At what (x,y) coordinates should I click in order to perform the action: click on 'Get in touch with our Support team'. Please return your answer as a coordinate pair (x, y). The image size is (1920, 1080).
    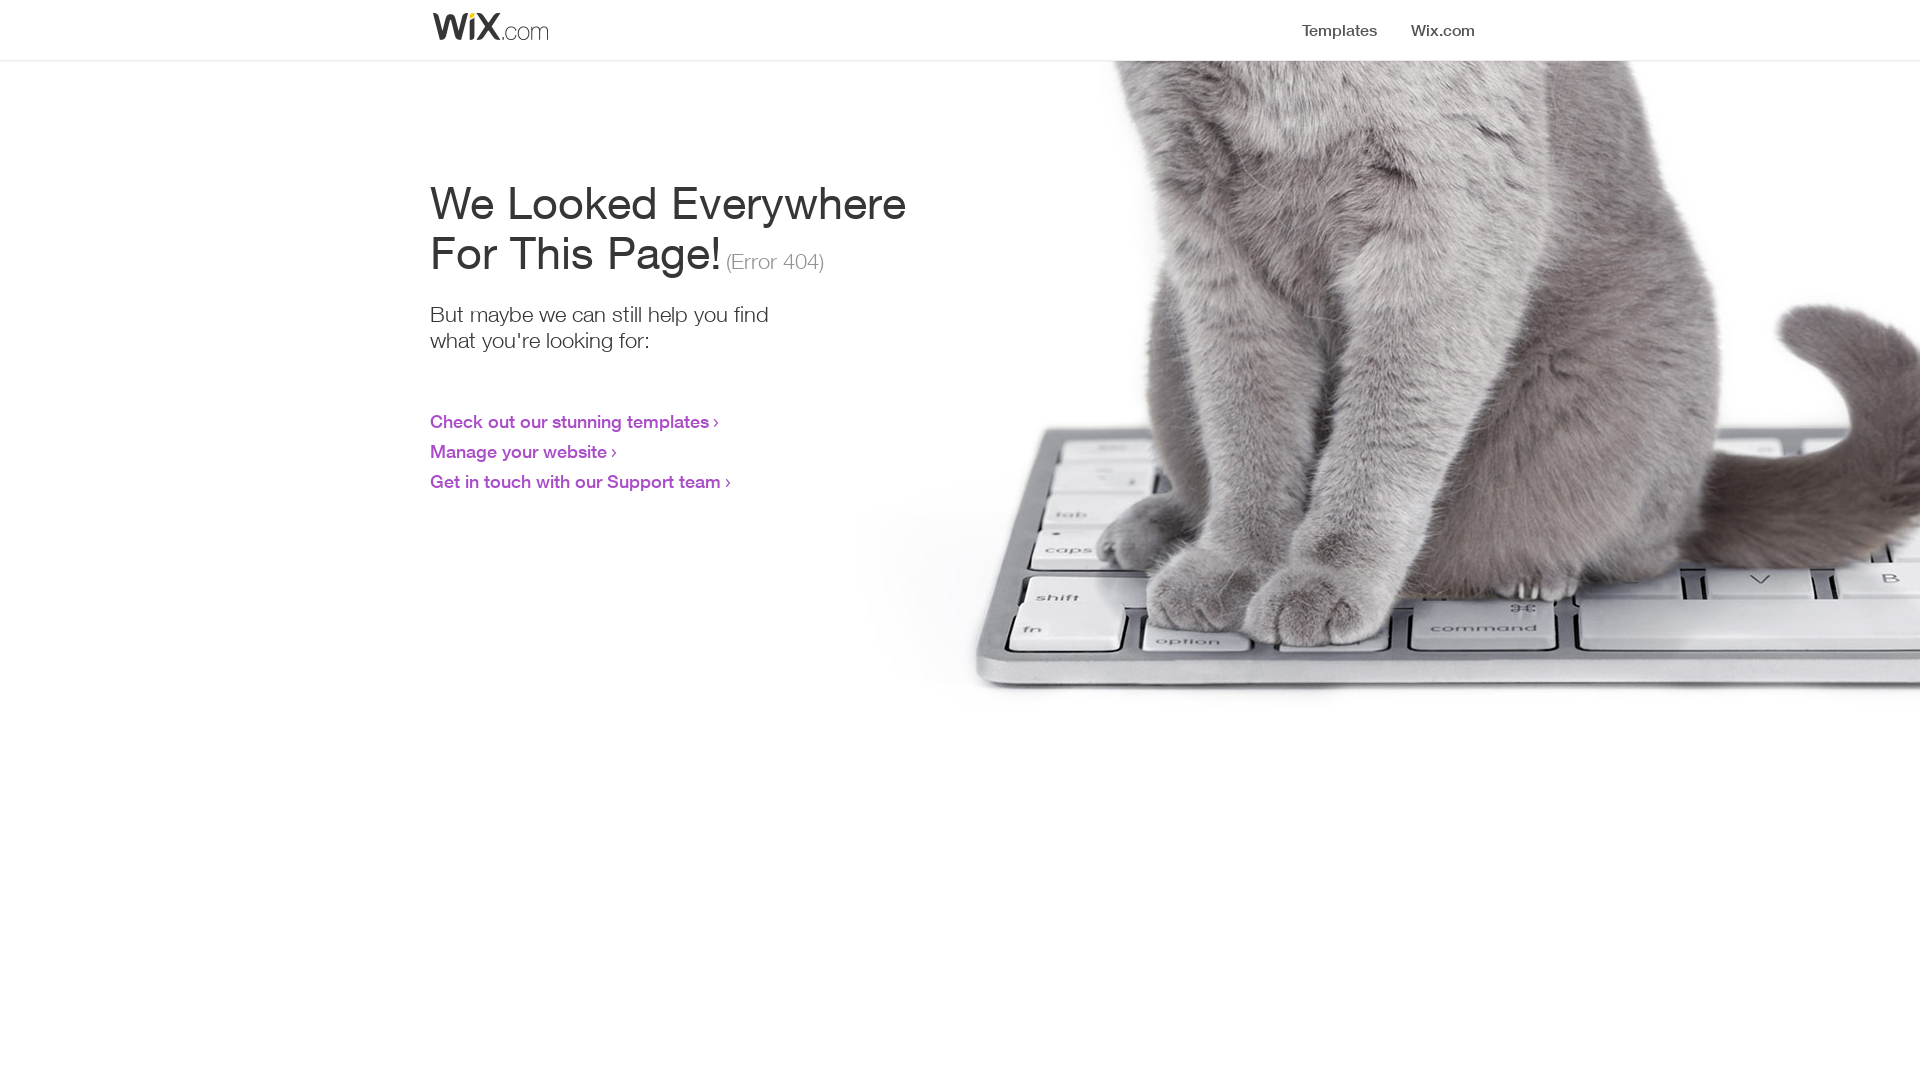
    Looking at the image, I should click on (574, 481).